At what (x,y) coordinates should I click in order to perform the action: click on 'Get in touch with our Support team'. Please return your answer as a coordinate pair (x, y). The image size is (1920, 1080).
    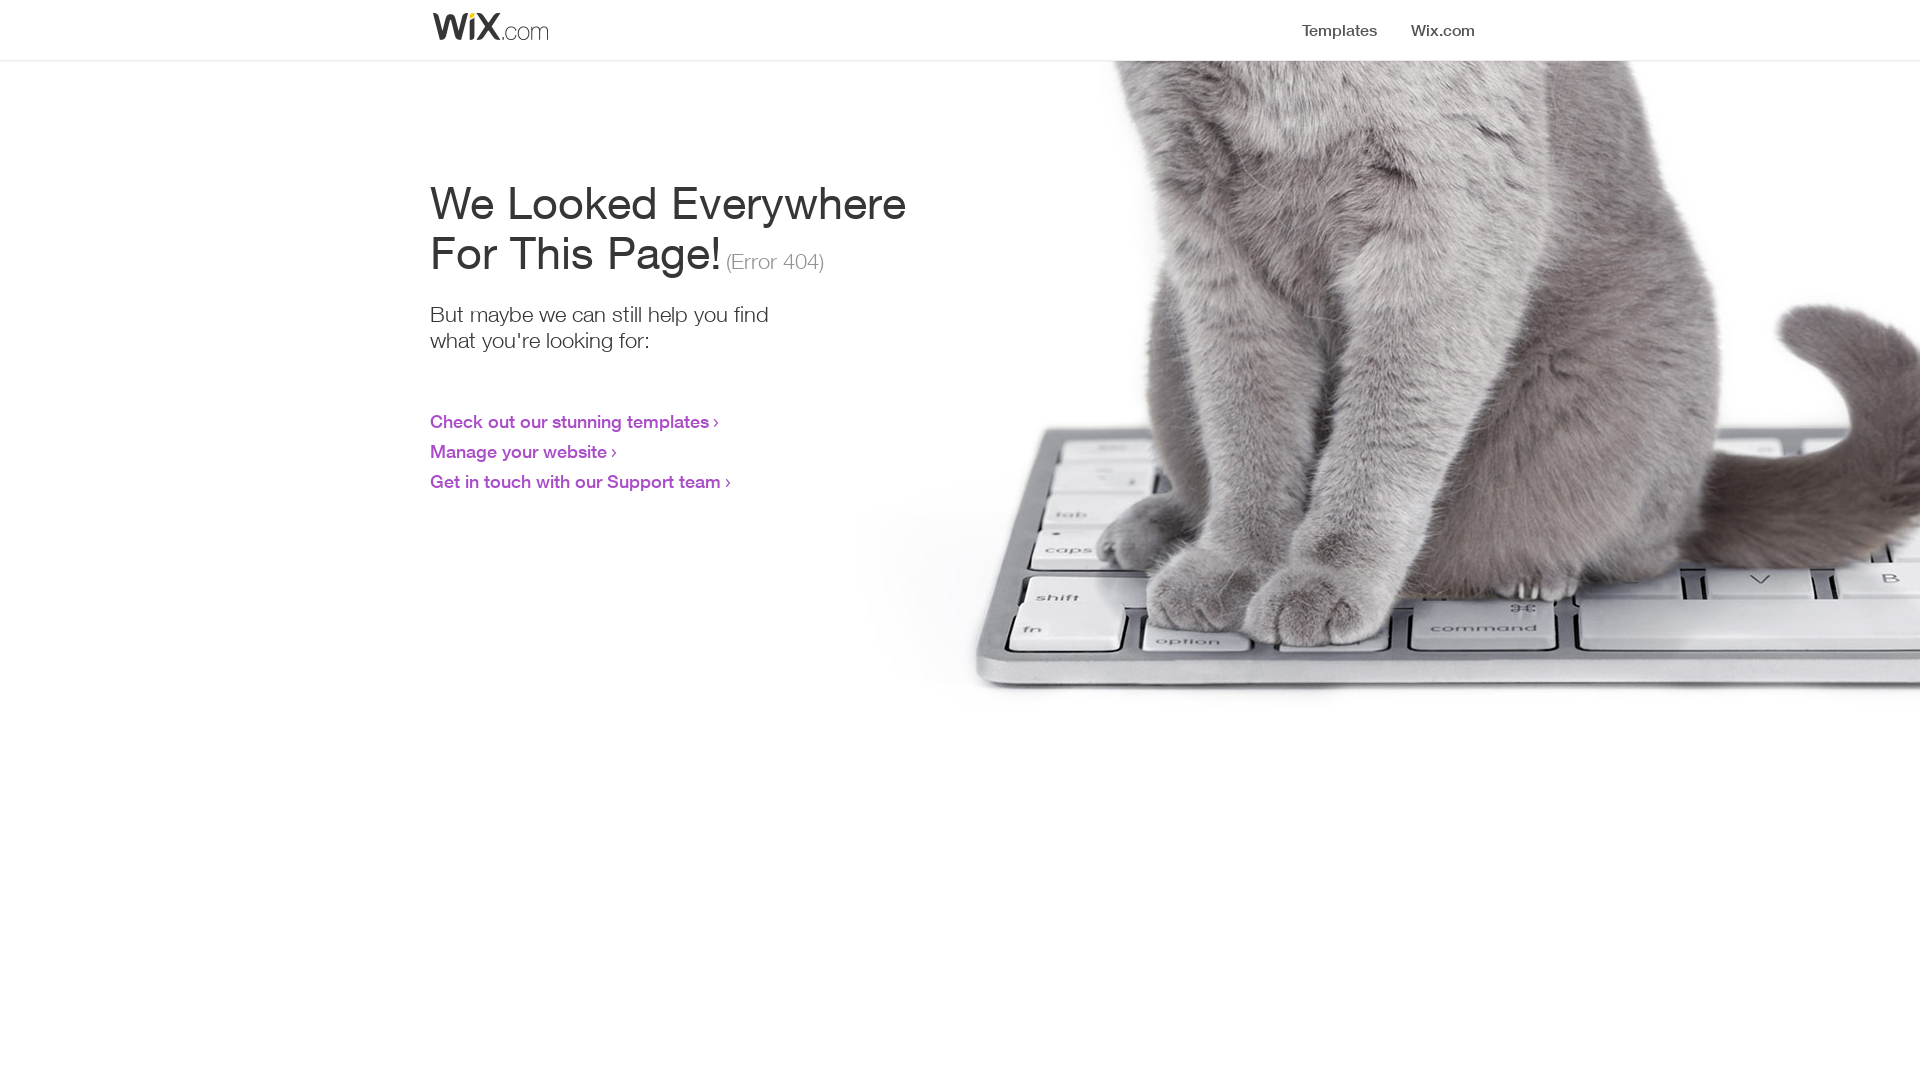
    Looking at the image, I should click on (574, 481).